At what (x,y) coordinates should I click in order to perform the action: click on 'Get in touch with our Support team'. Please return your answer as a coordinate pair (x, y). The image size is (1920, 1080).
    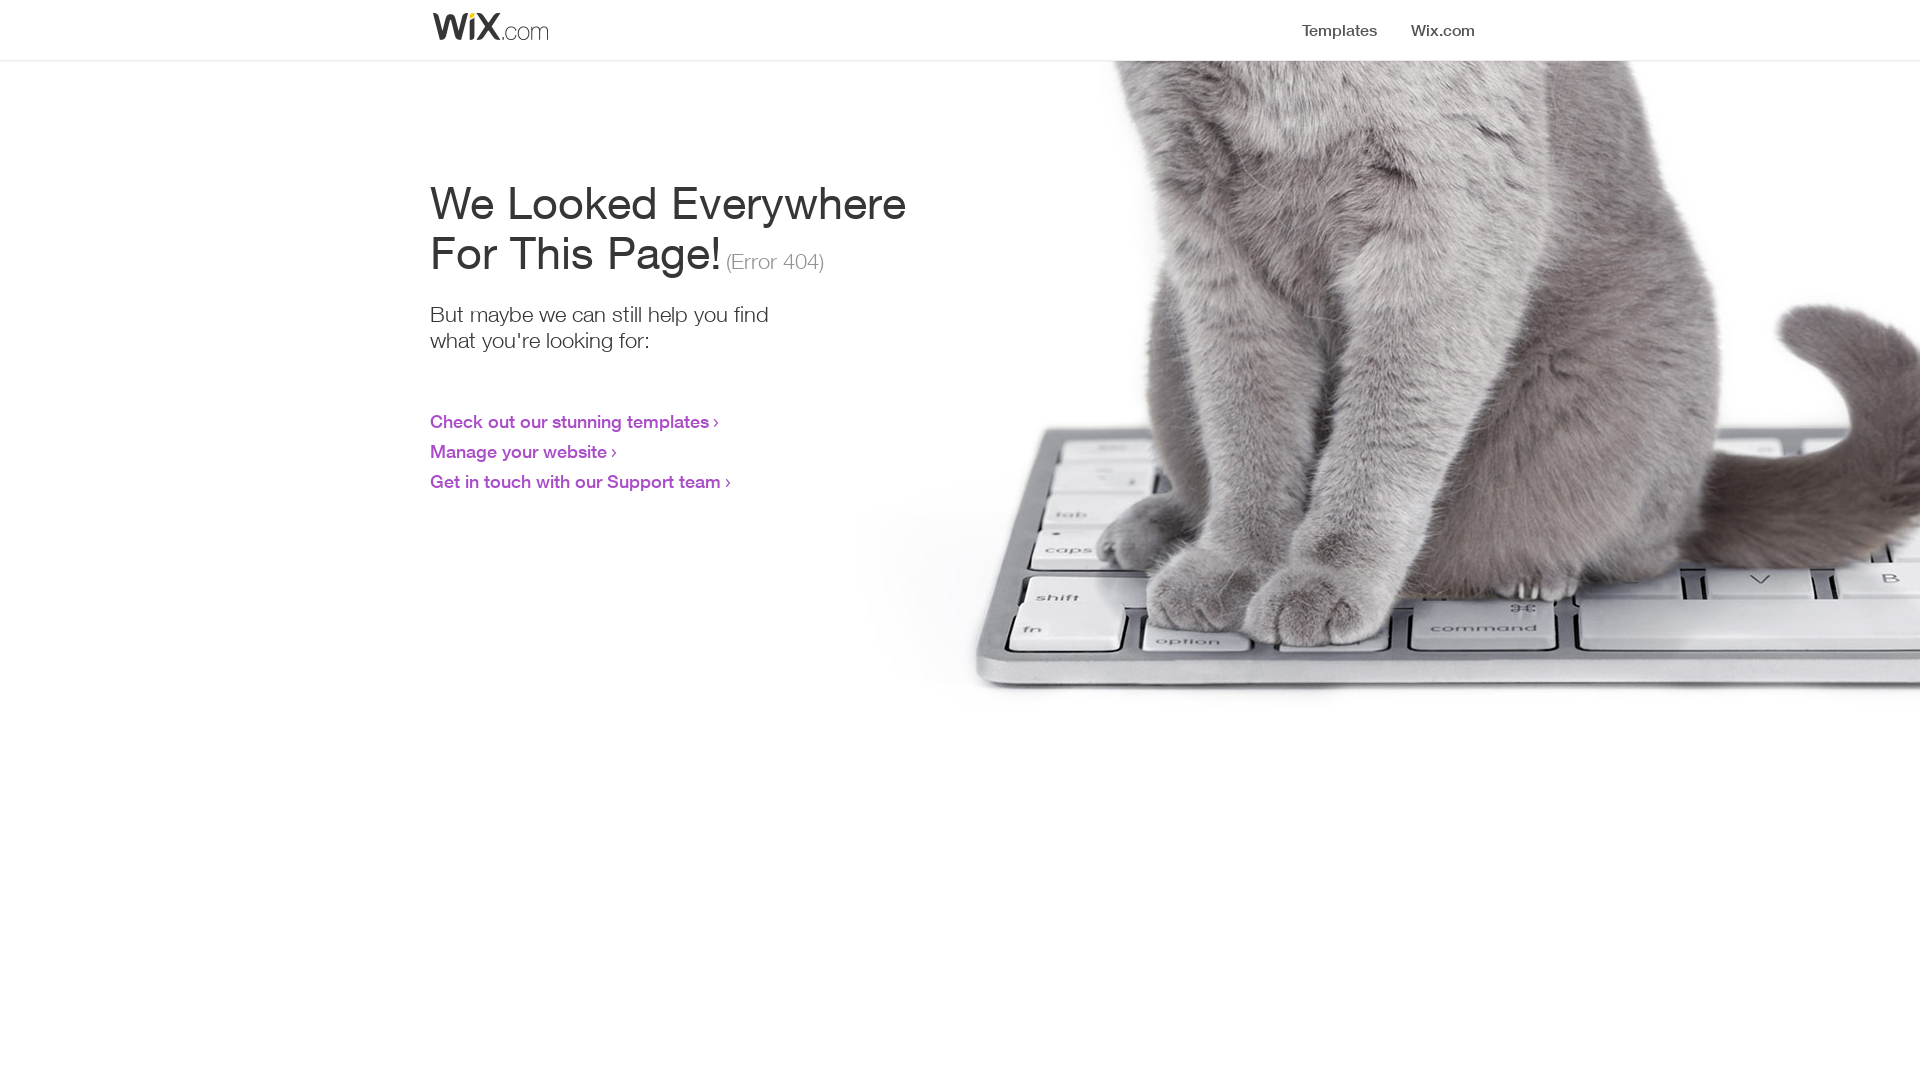
    Looking at the image, I should click on (574, 481).